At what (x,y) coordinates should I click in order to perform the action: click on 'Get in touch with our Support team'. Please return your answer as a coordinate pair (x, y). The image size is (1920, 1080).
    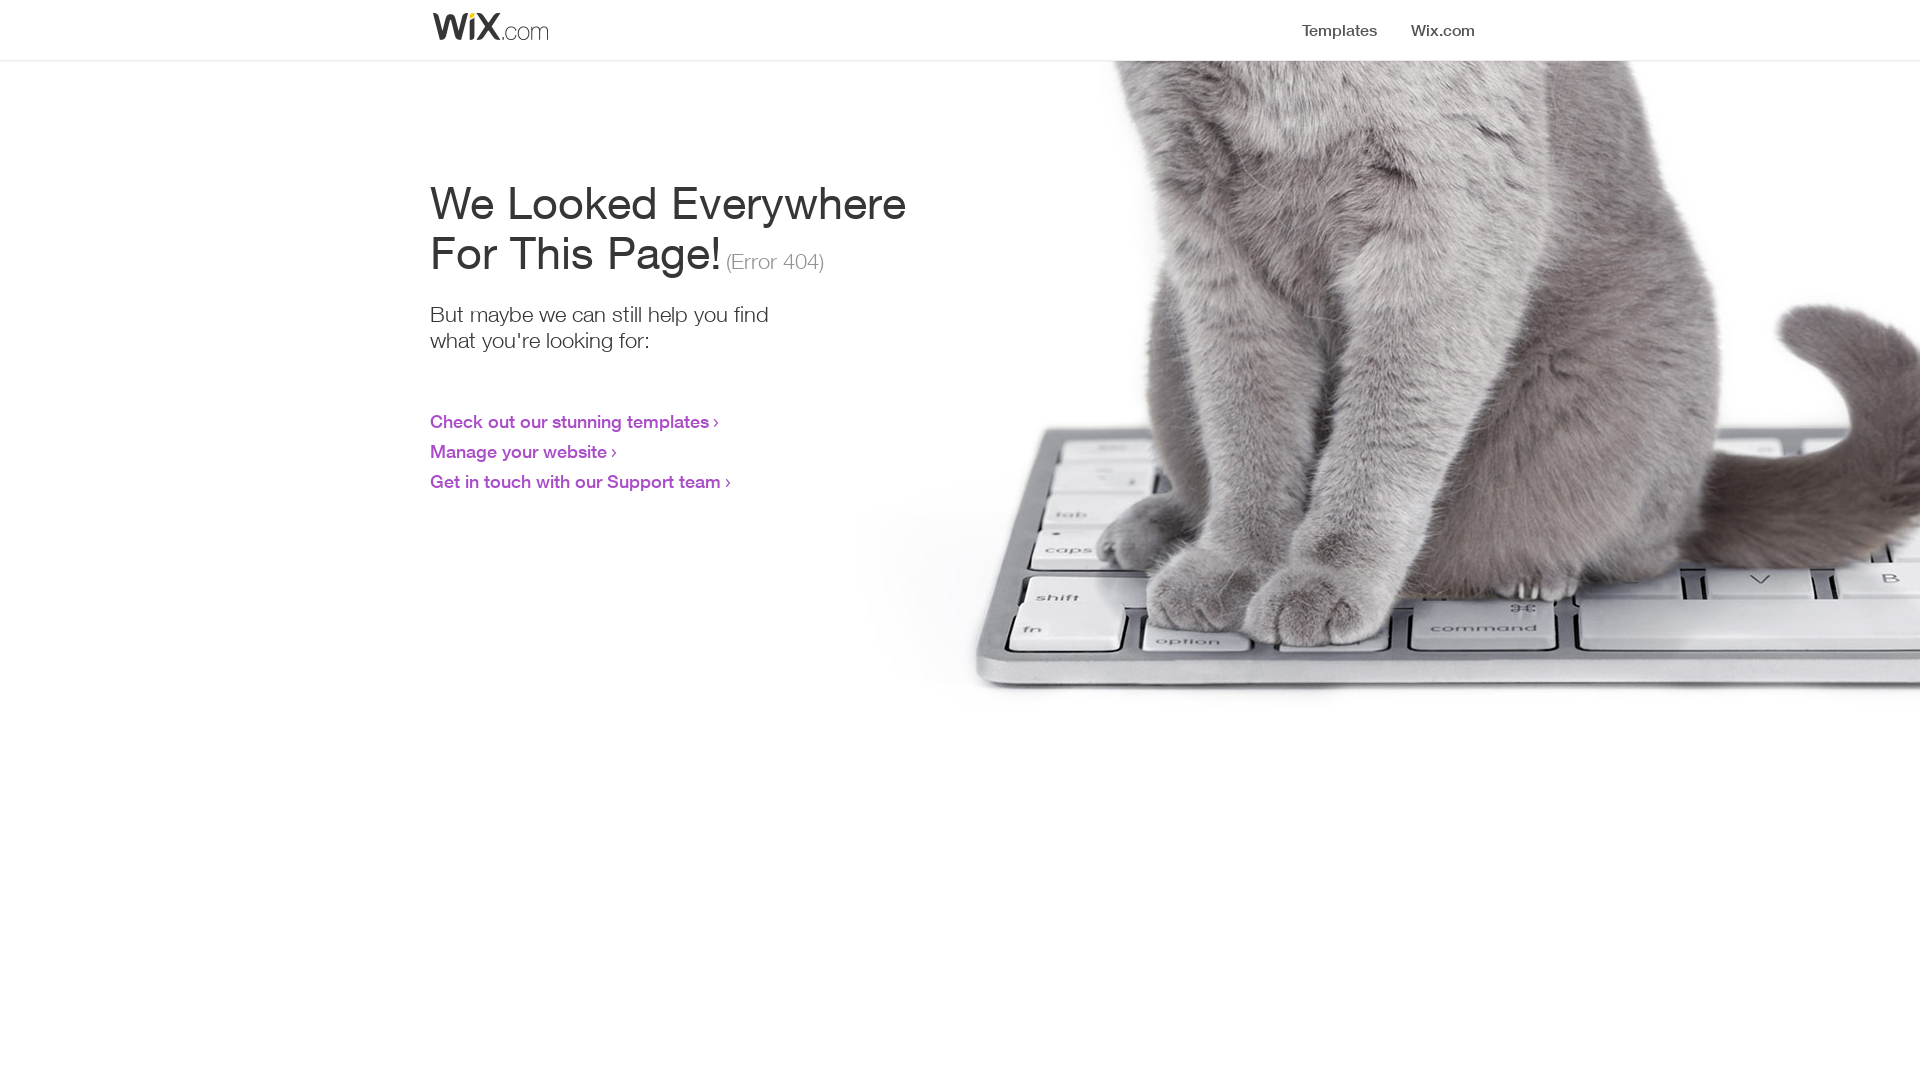
    Looking at the image, I should click on (574, 481).